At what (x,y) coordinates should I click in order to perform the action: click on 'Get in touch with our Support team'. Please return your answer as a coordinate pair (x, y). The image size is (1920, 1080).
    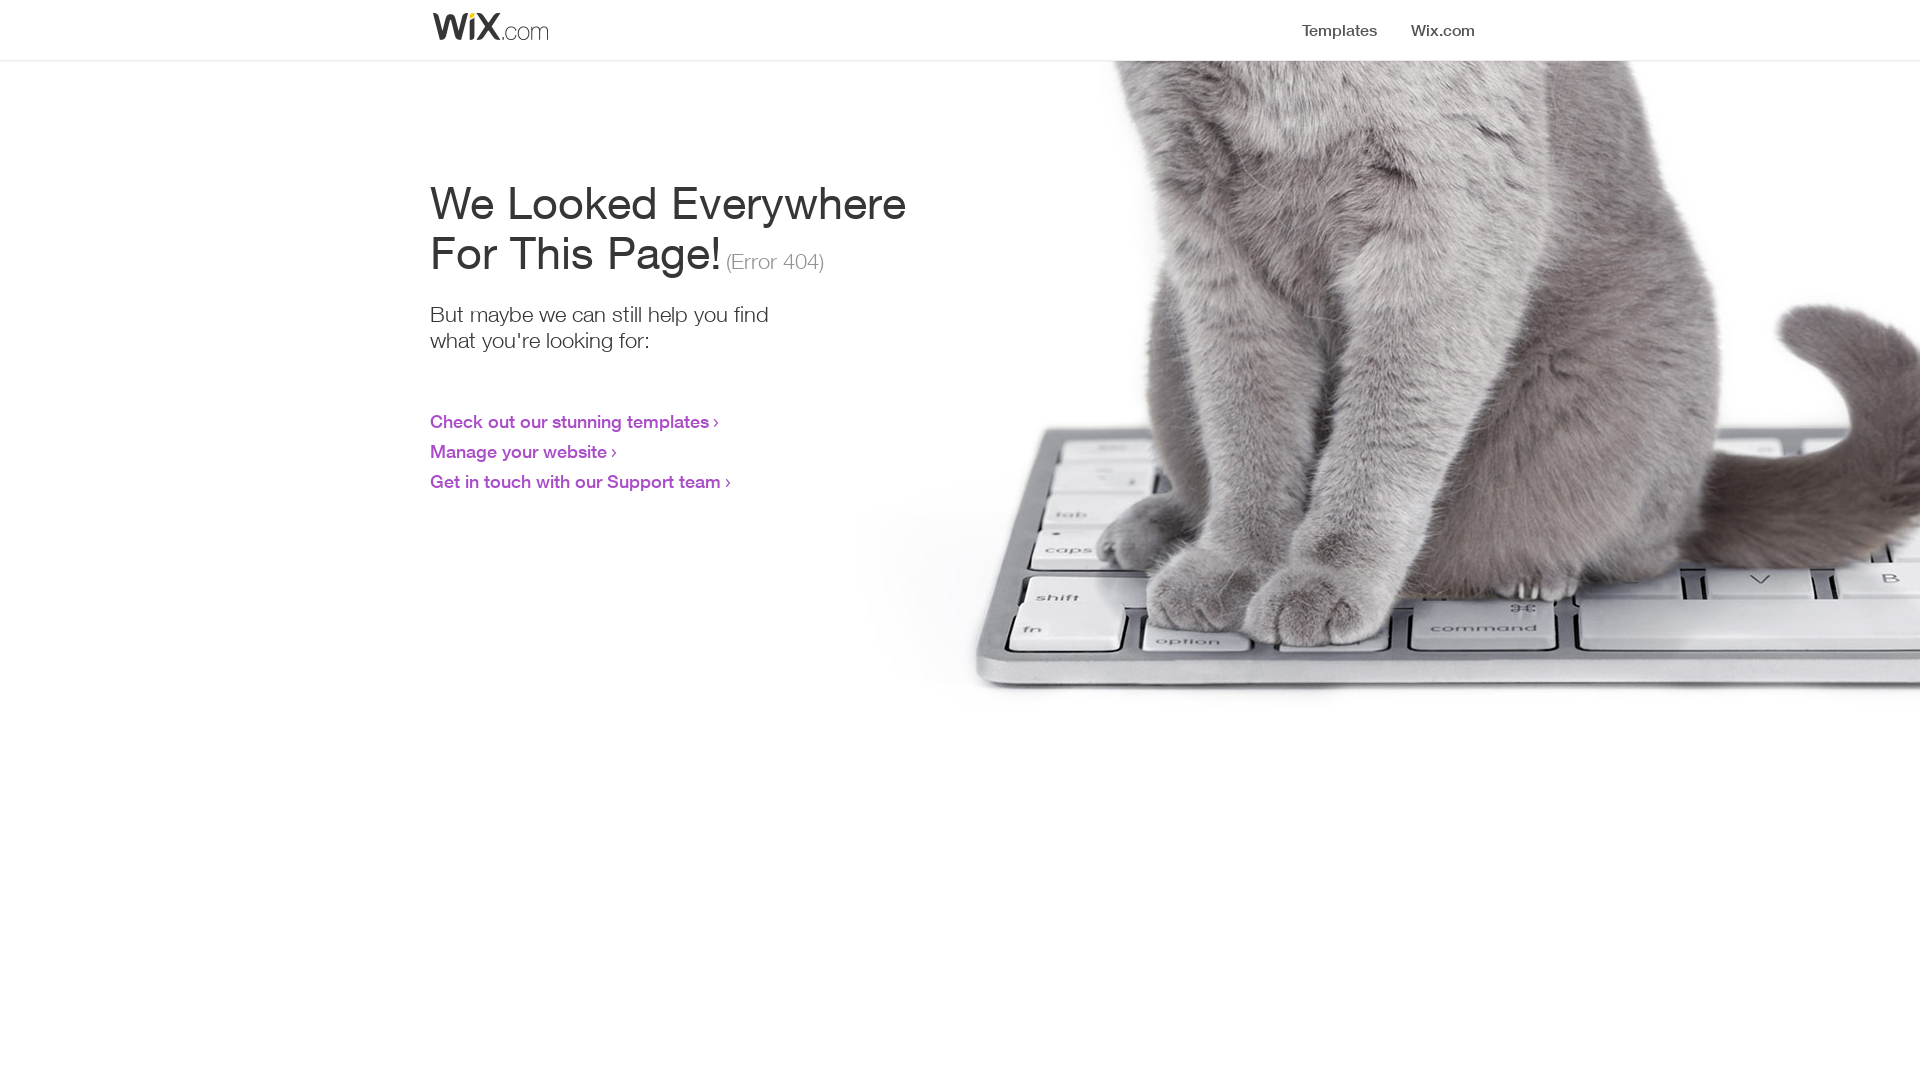
    Looking at the image, I should click on (574, 481).